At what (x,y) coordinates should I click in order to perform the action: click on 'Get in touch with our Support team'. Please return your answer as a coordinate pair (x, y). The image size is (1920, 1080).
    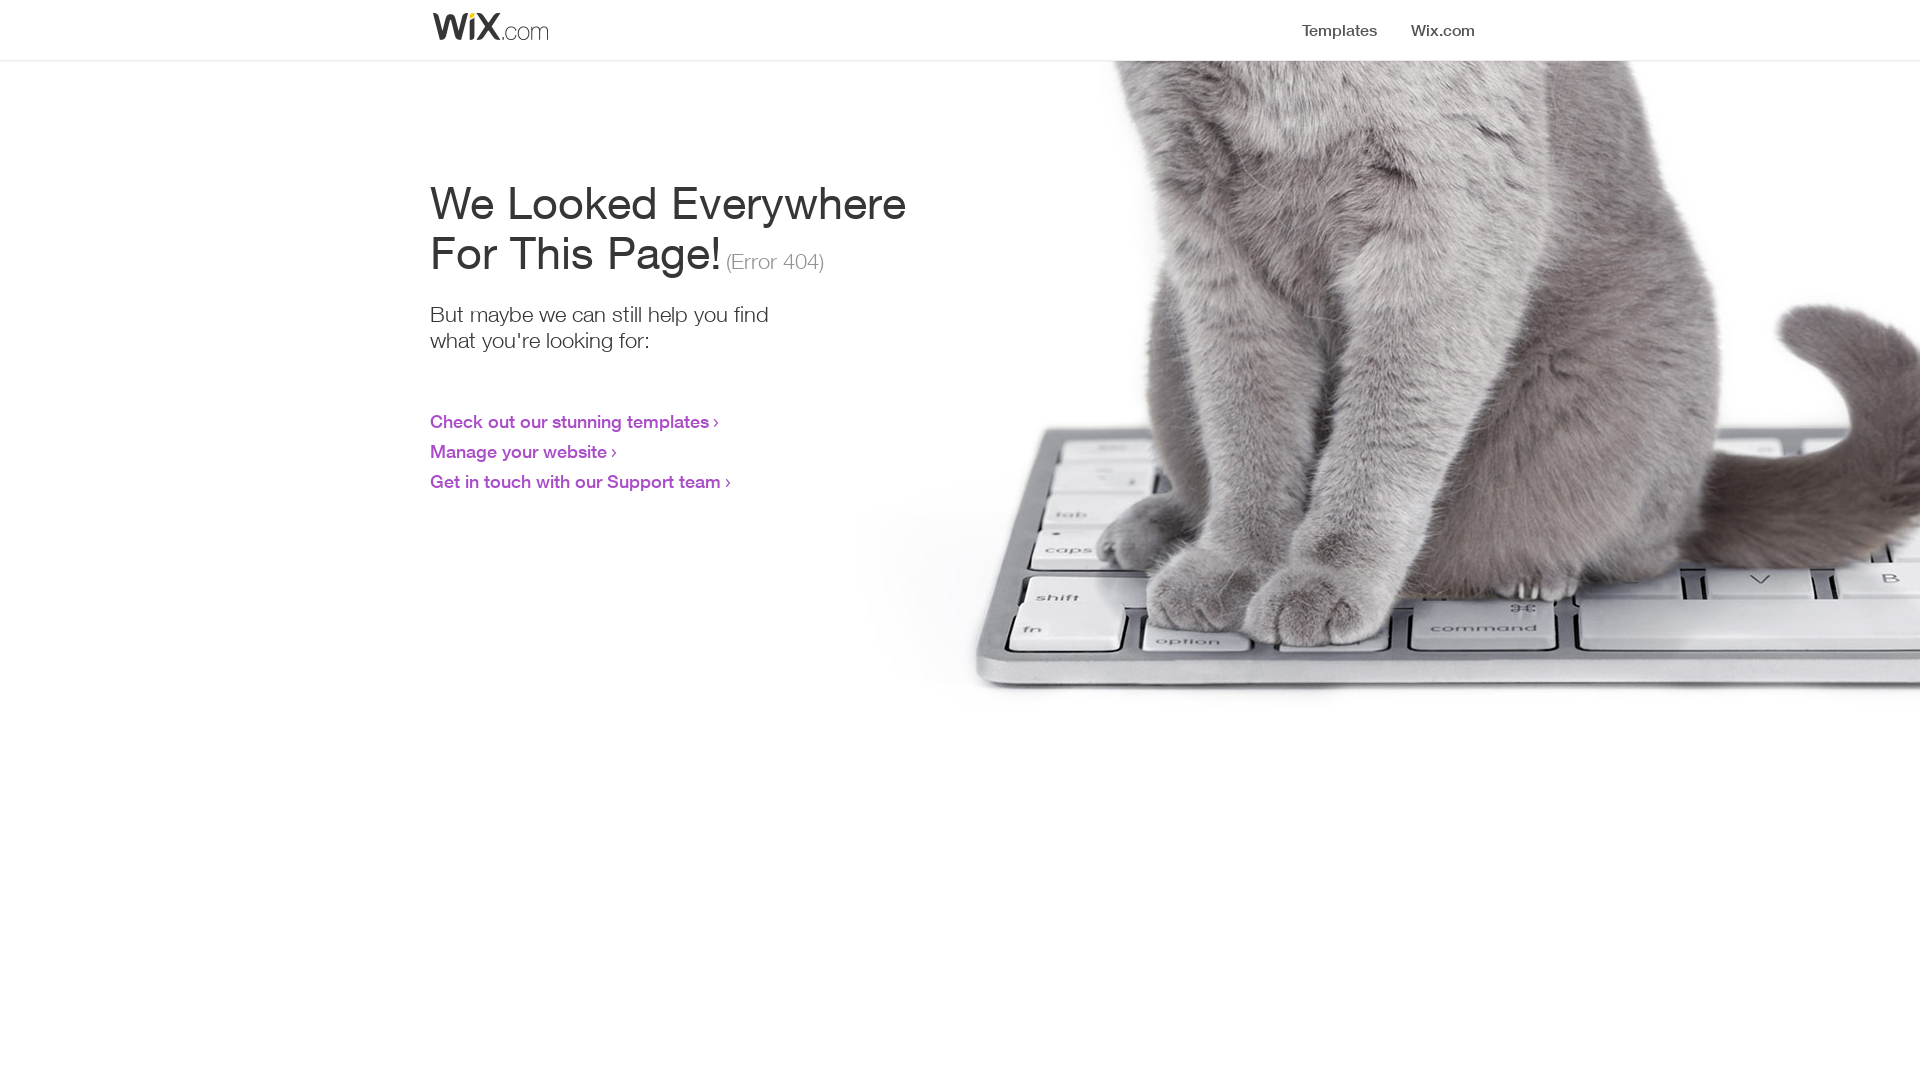
    Looking at the image, I should click on (574, 481).